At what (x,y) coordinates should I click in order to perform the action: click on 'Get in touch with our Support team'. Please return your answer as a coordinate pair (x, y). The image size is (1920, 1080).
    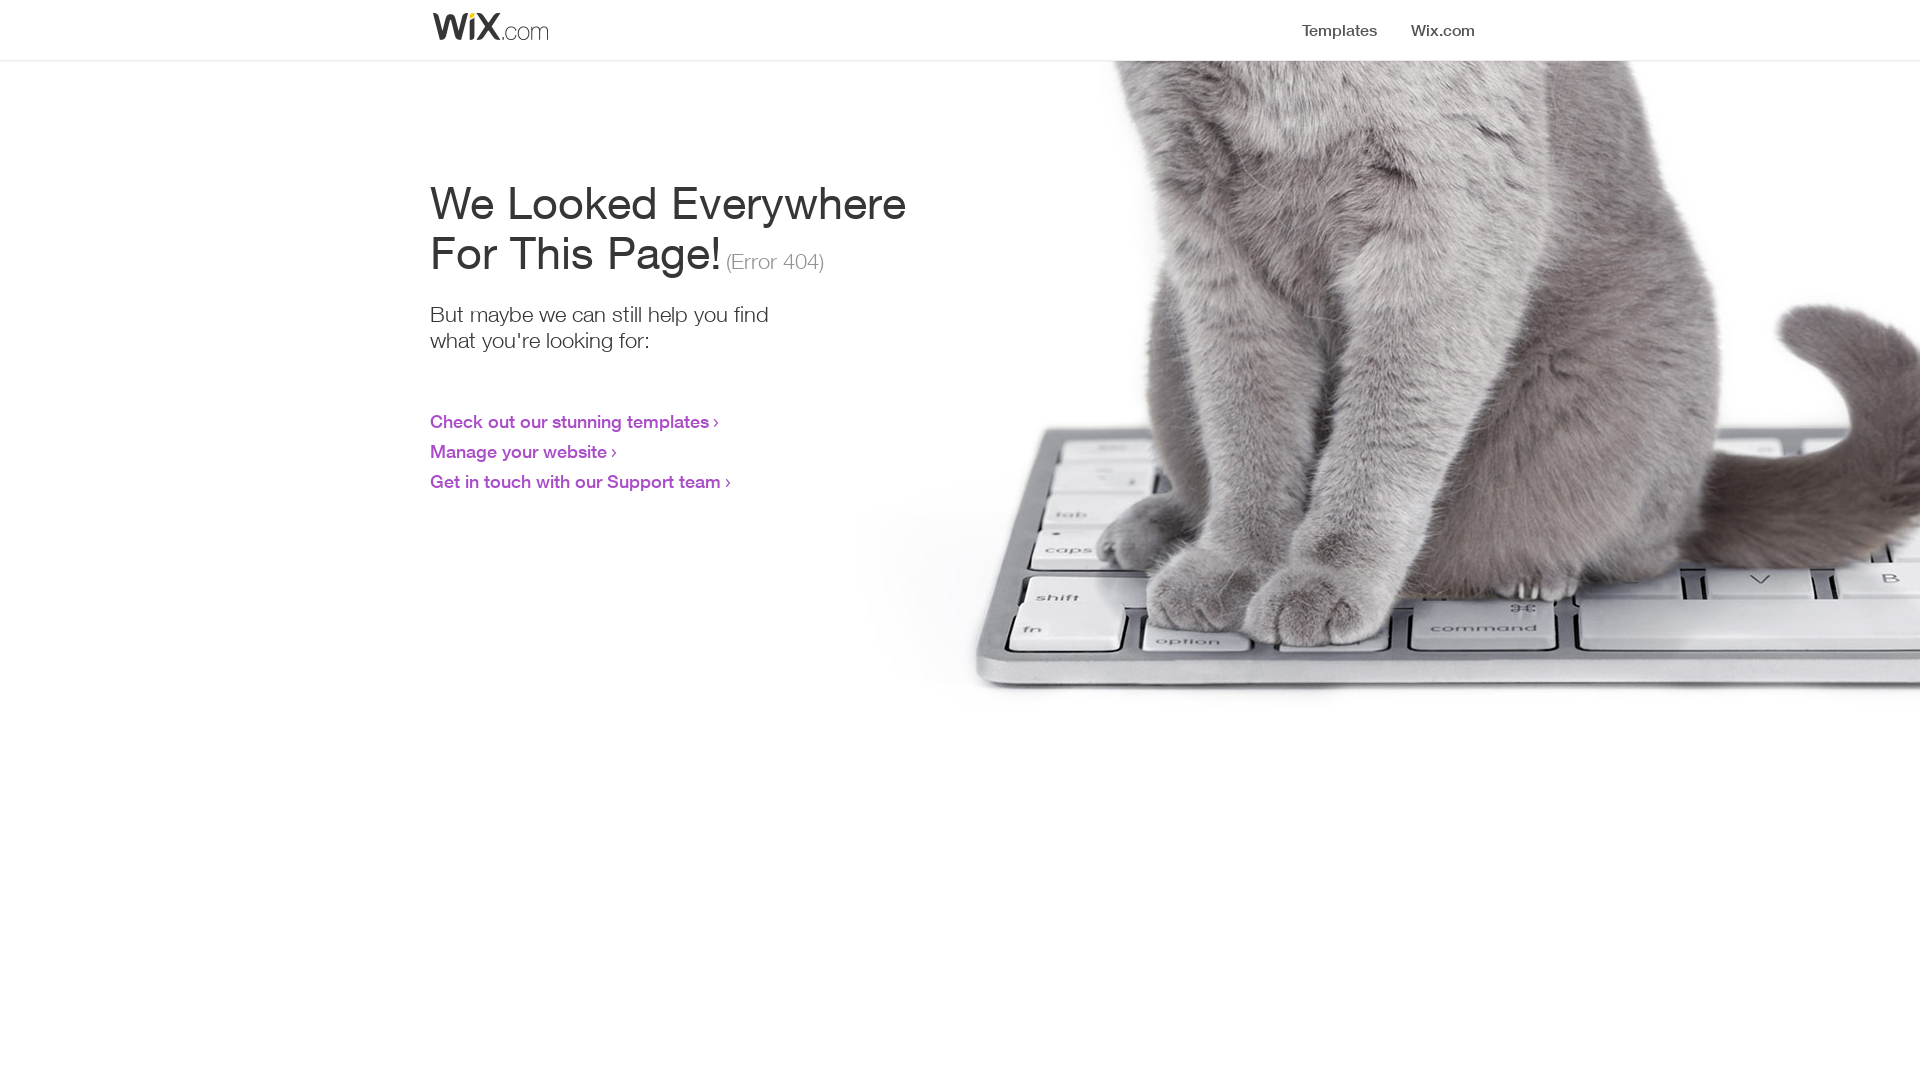
    Looking at the image, I should click on (574, 481).